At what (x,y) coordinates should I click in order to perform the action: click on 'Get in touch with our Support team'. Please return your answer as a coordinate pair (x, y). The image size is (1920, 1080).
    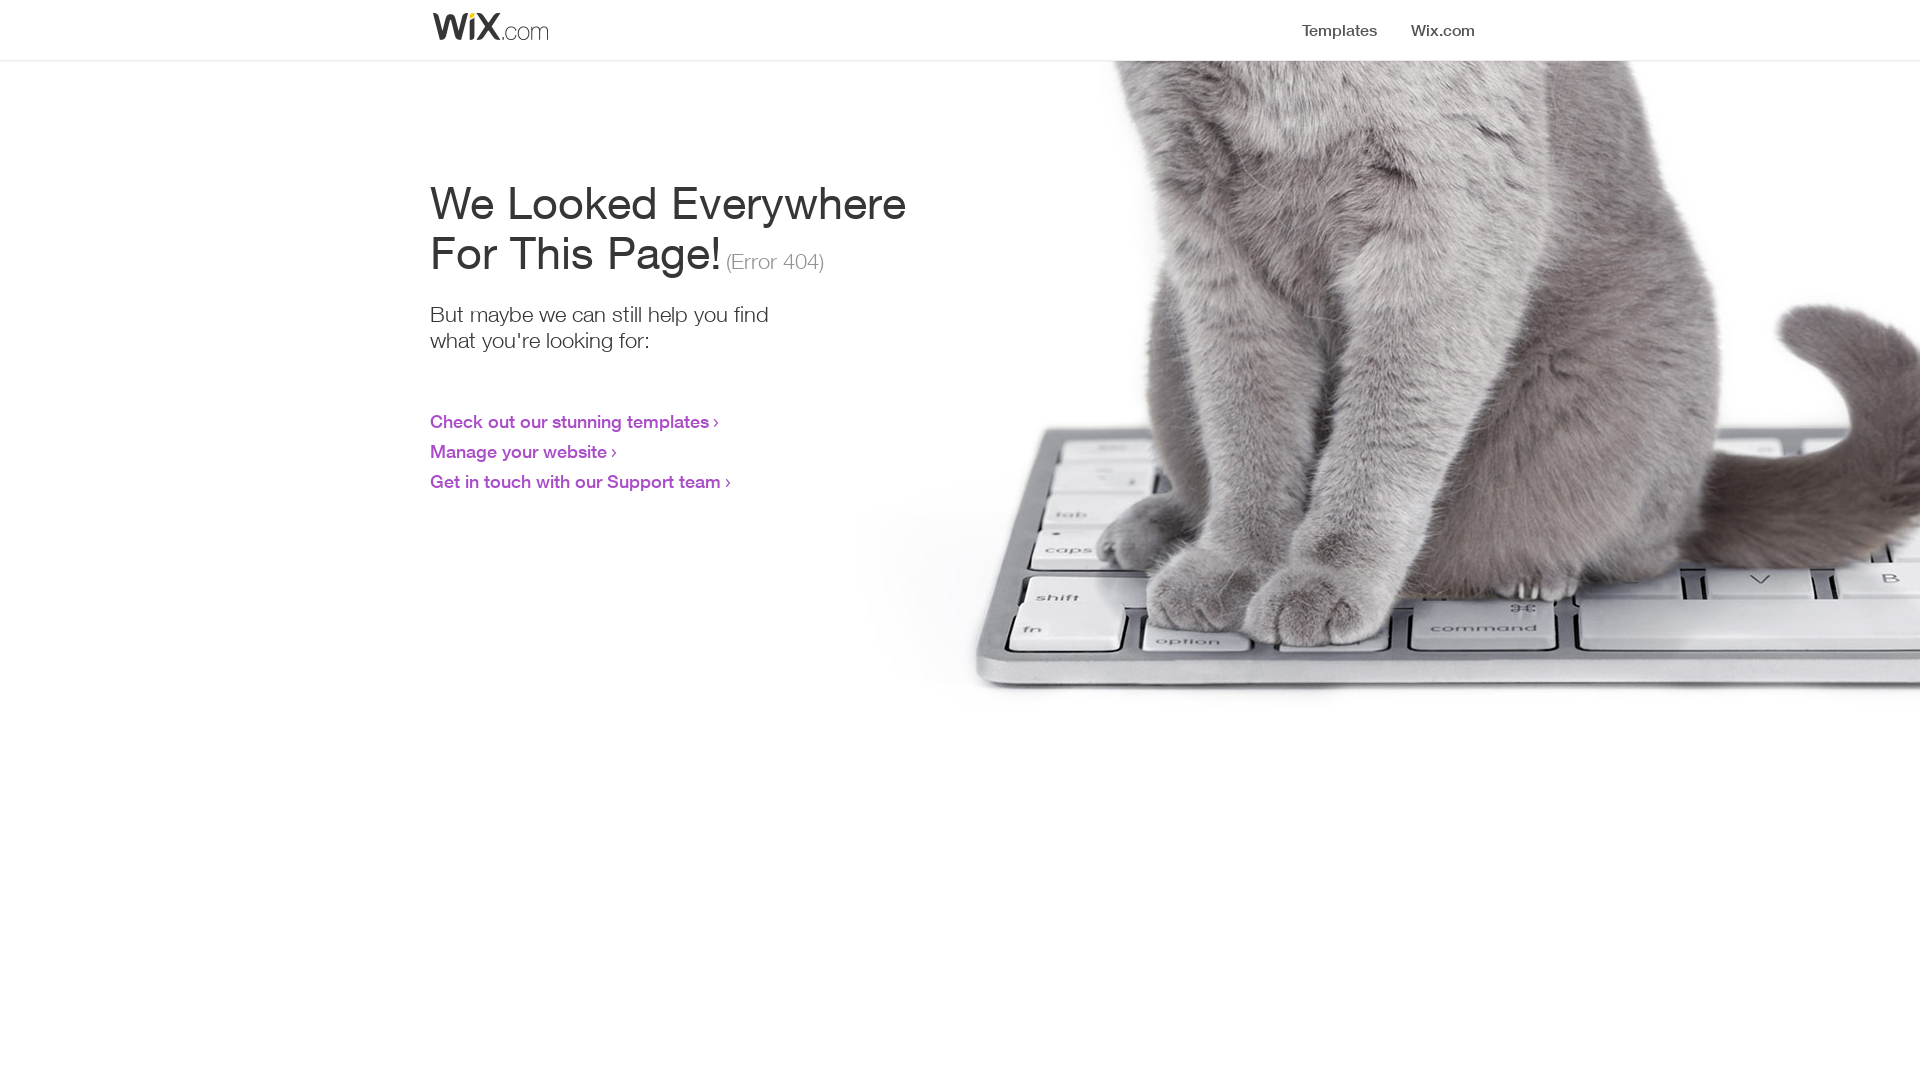
    Looking at the image, I should click on (574, 481).